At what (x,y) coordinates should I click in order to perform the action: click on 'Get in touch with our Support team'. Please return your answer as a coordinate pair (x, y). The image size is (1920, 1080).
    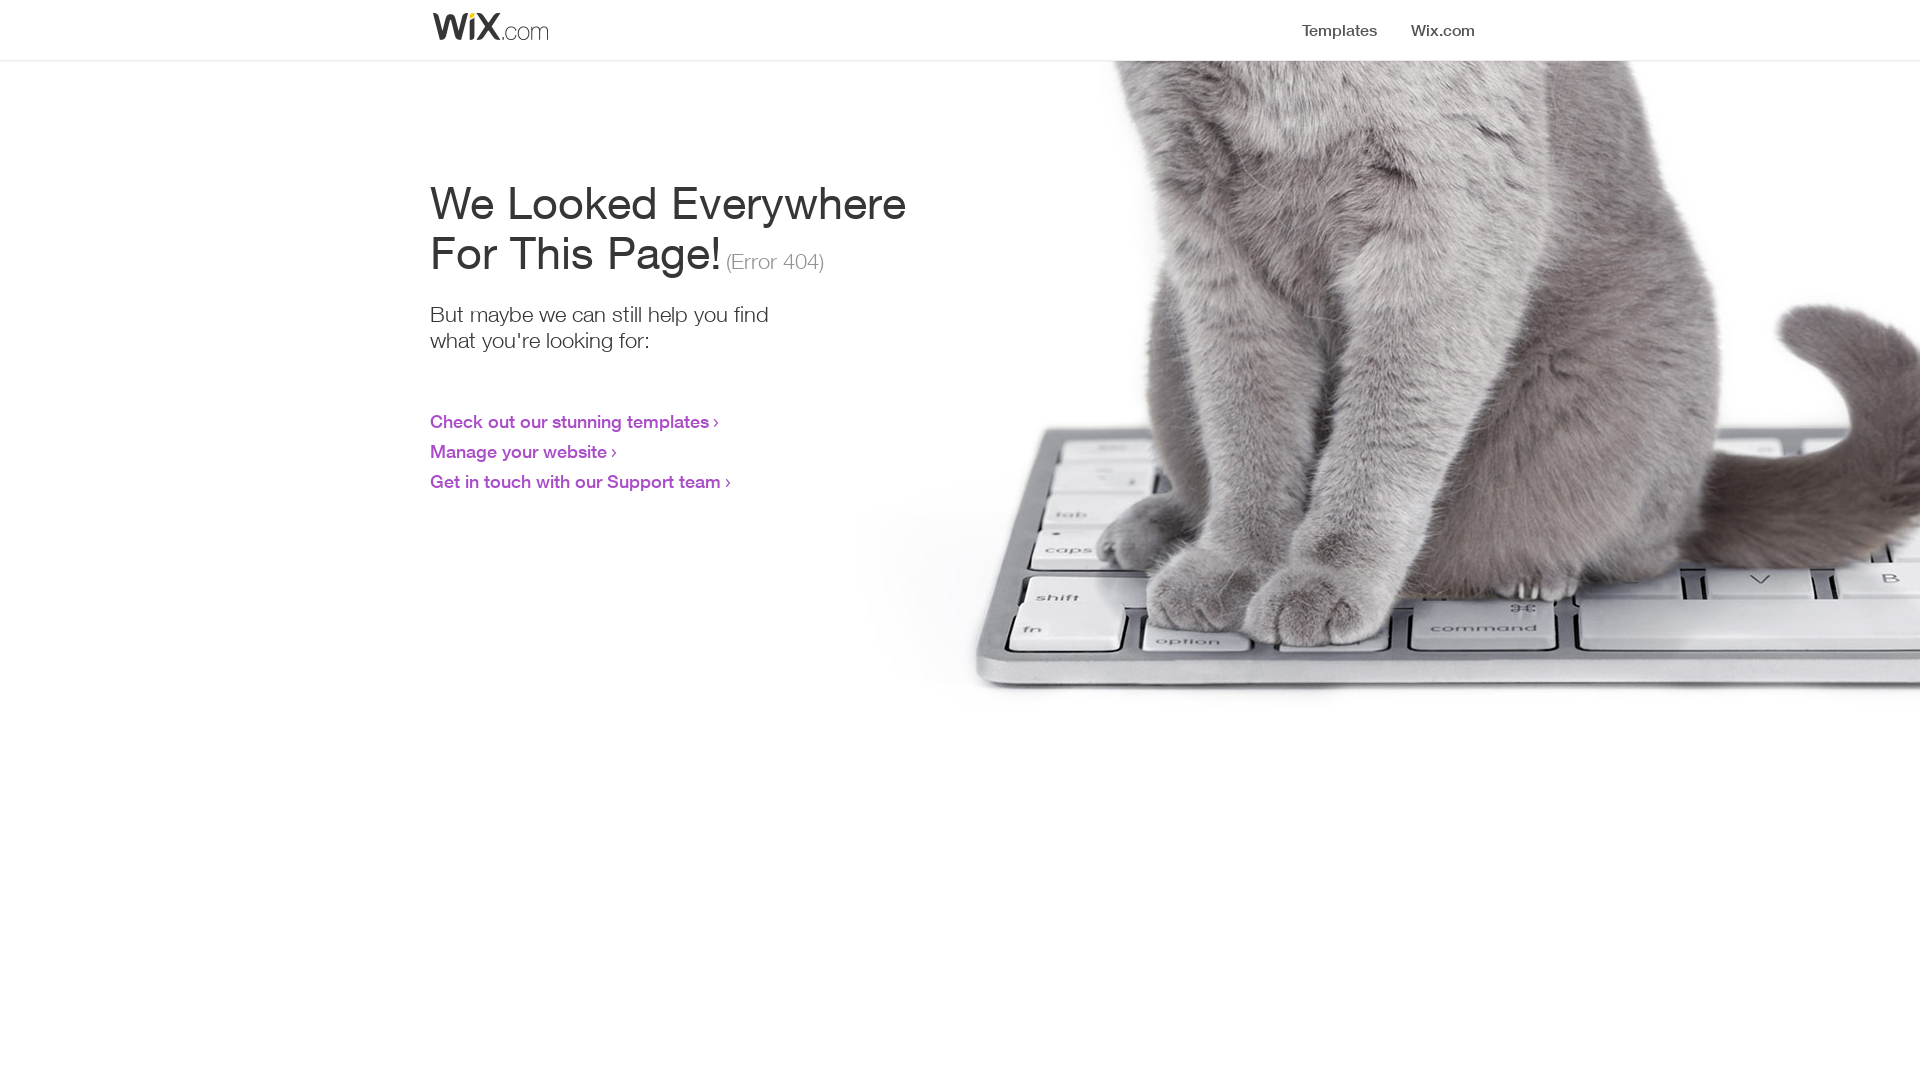
    Looking at the image, I should click on (574, 481).